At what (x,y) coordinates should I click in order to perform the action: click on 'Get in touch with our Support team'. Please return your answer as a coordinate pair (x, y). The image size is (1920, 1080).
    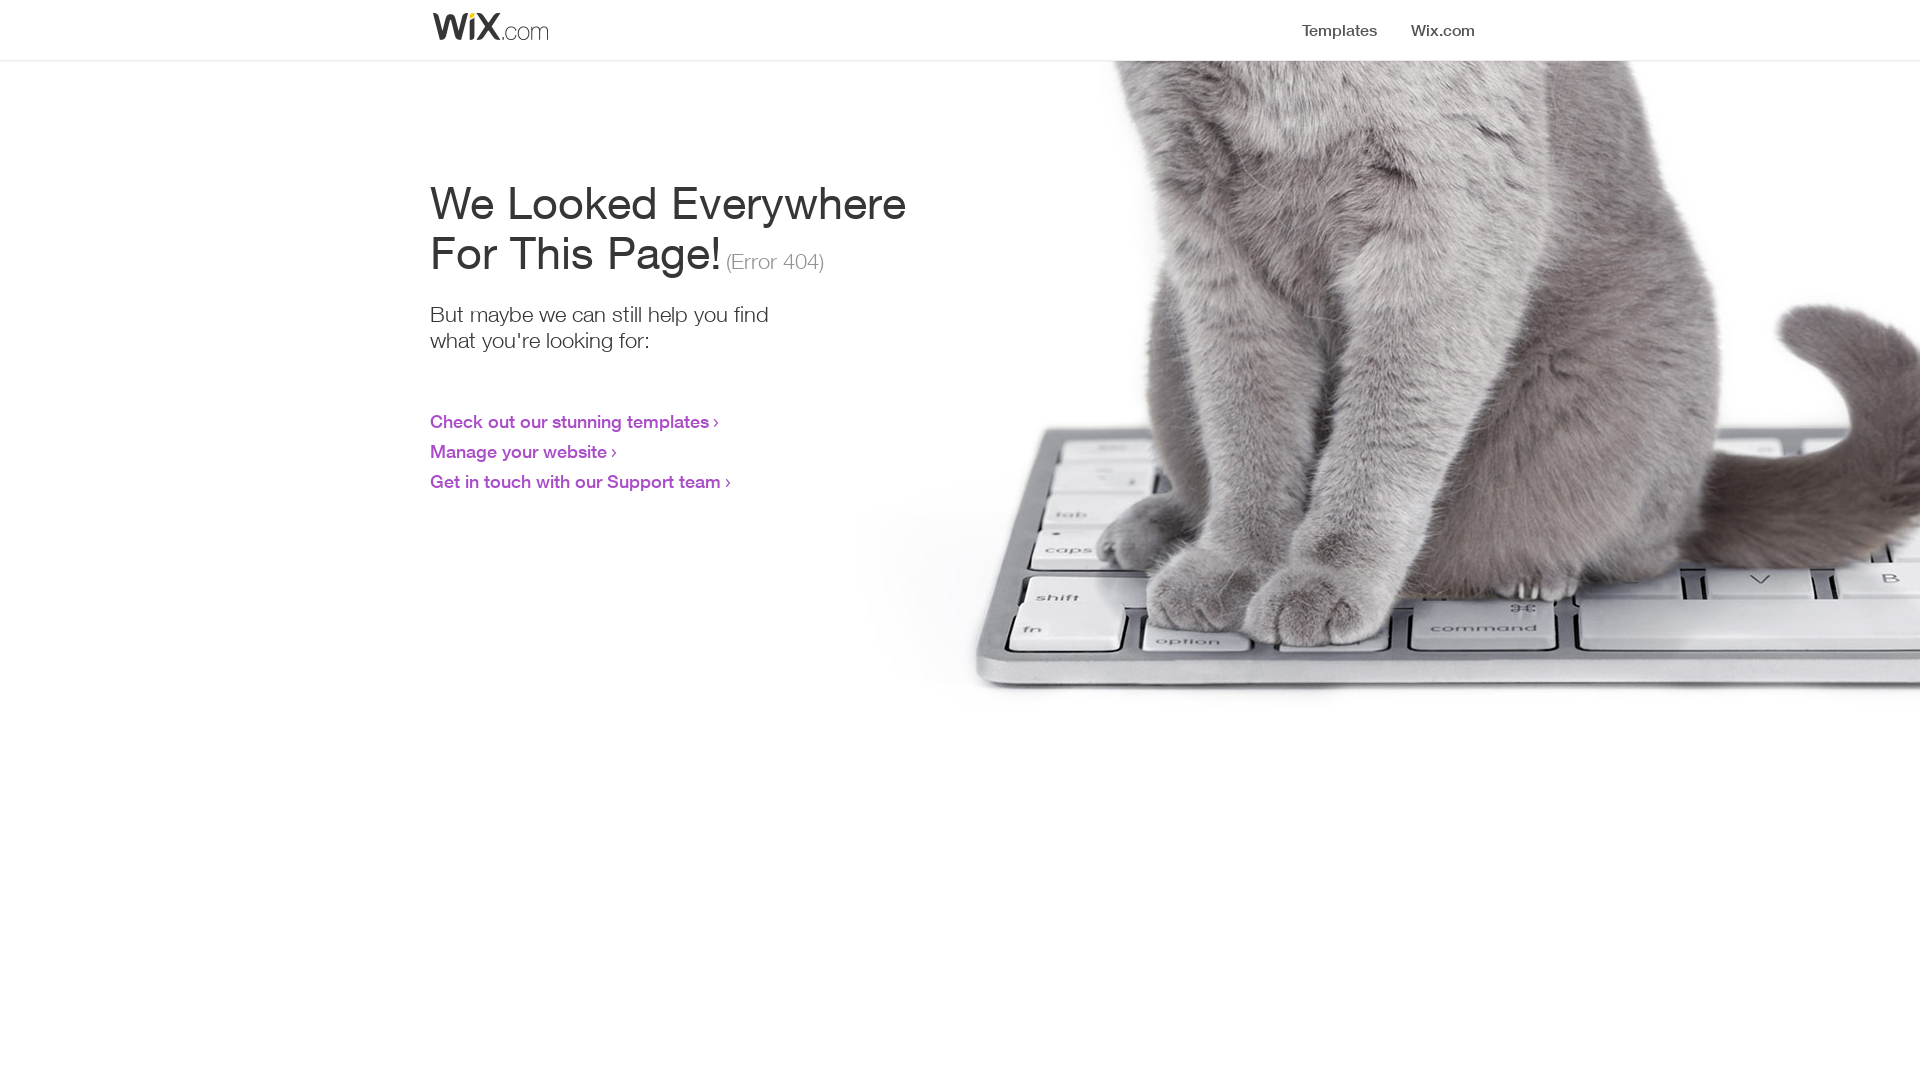
    Looking at the image, I should click on (574, 481).